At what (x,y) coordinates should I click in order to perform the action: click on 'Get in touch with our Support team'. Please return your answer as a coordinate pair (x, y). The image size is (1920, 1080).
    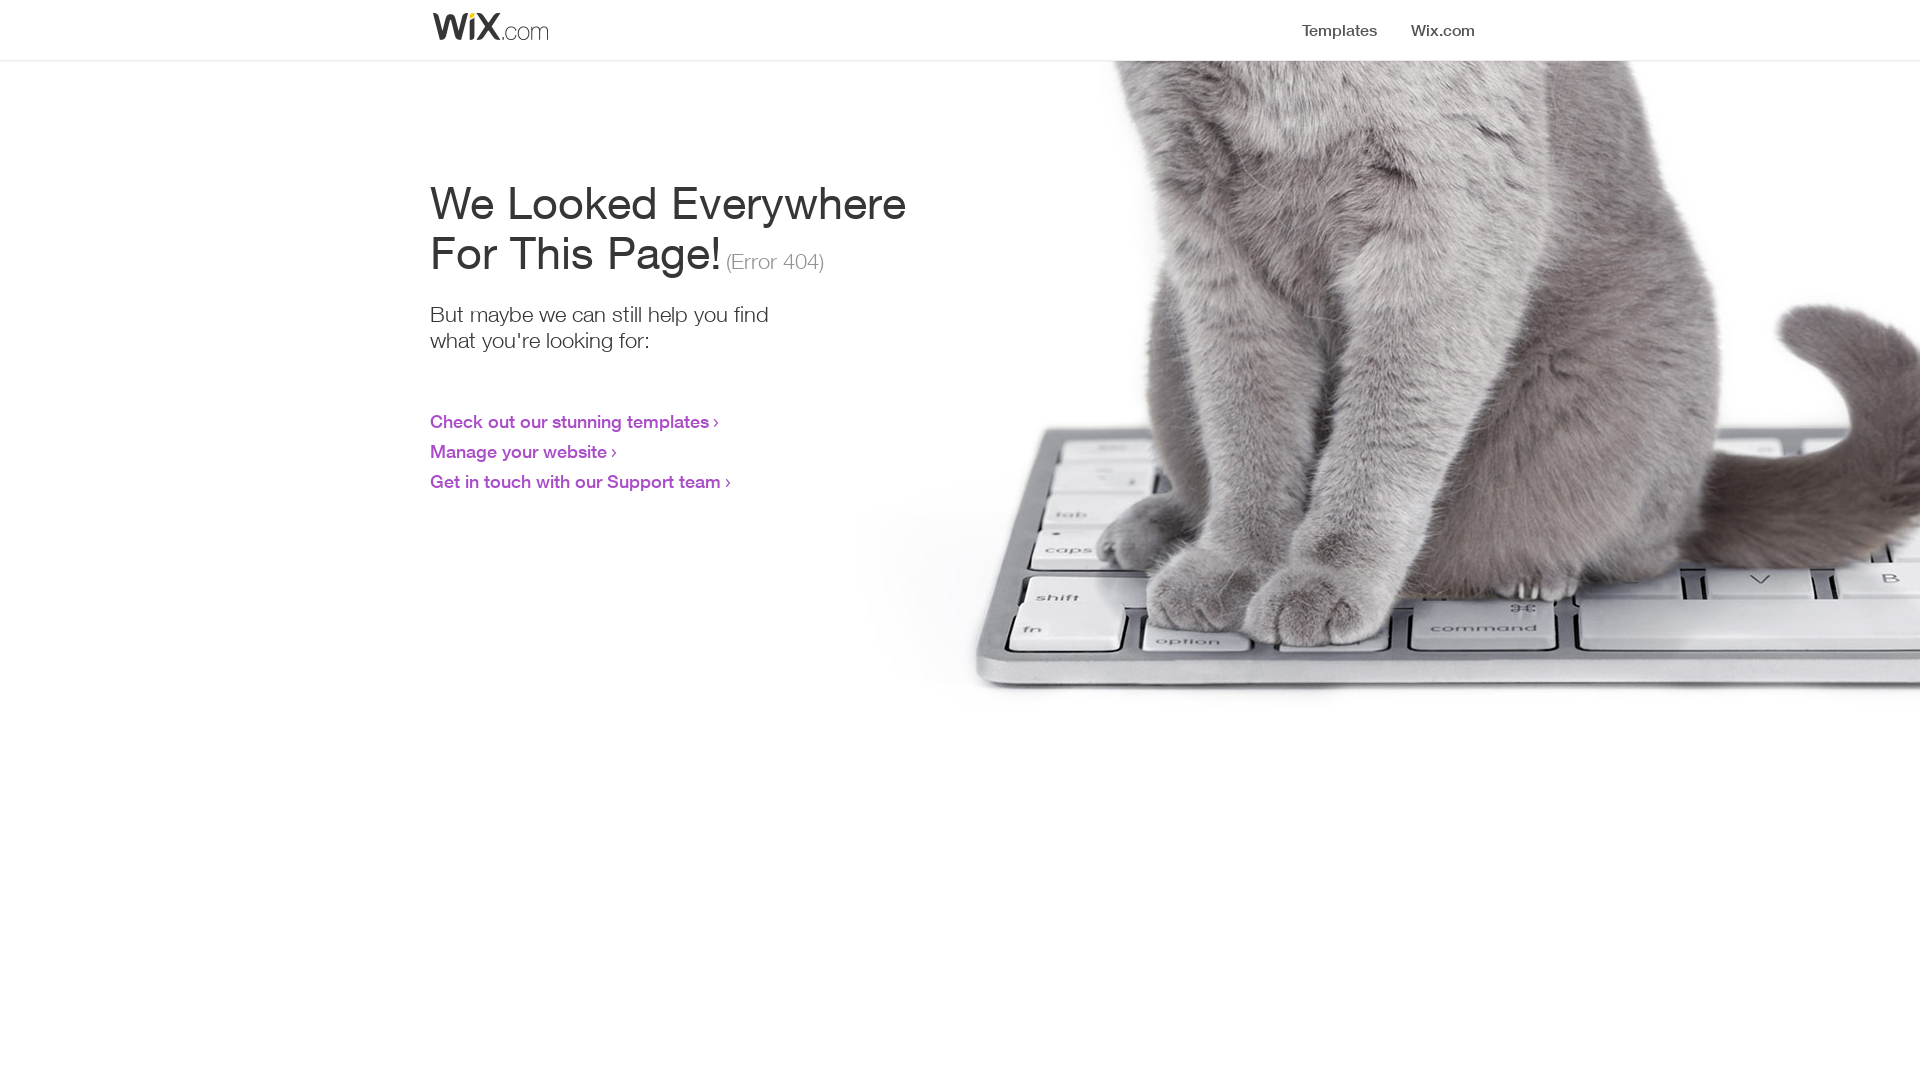
    Looking at the image, I should click on (574, 481).